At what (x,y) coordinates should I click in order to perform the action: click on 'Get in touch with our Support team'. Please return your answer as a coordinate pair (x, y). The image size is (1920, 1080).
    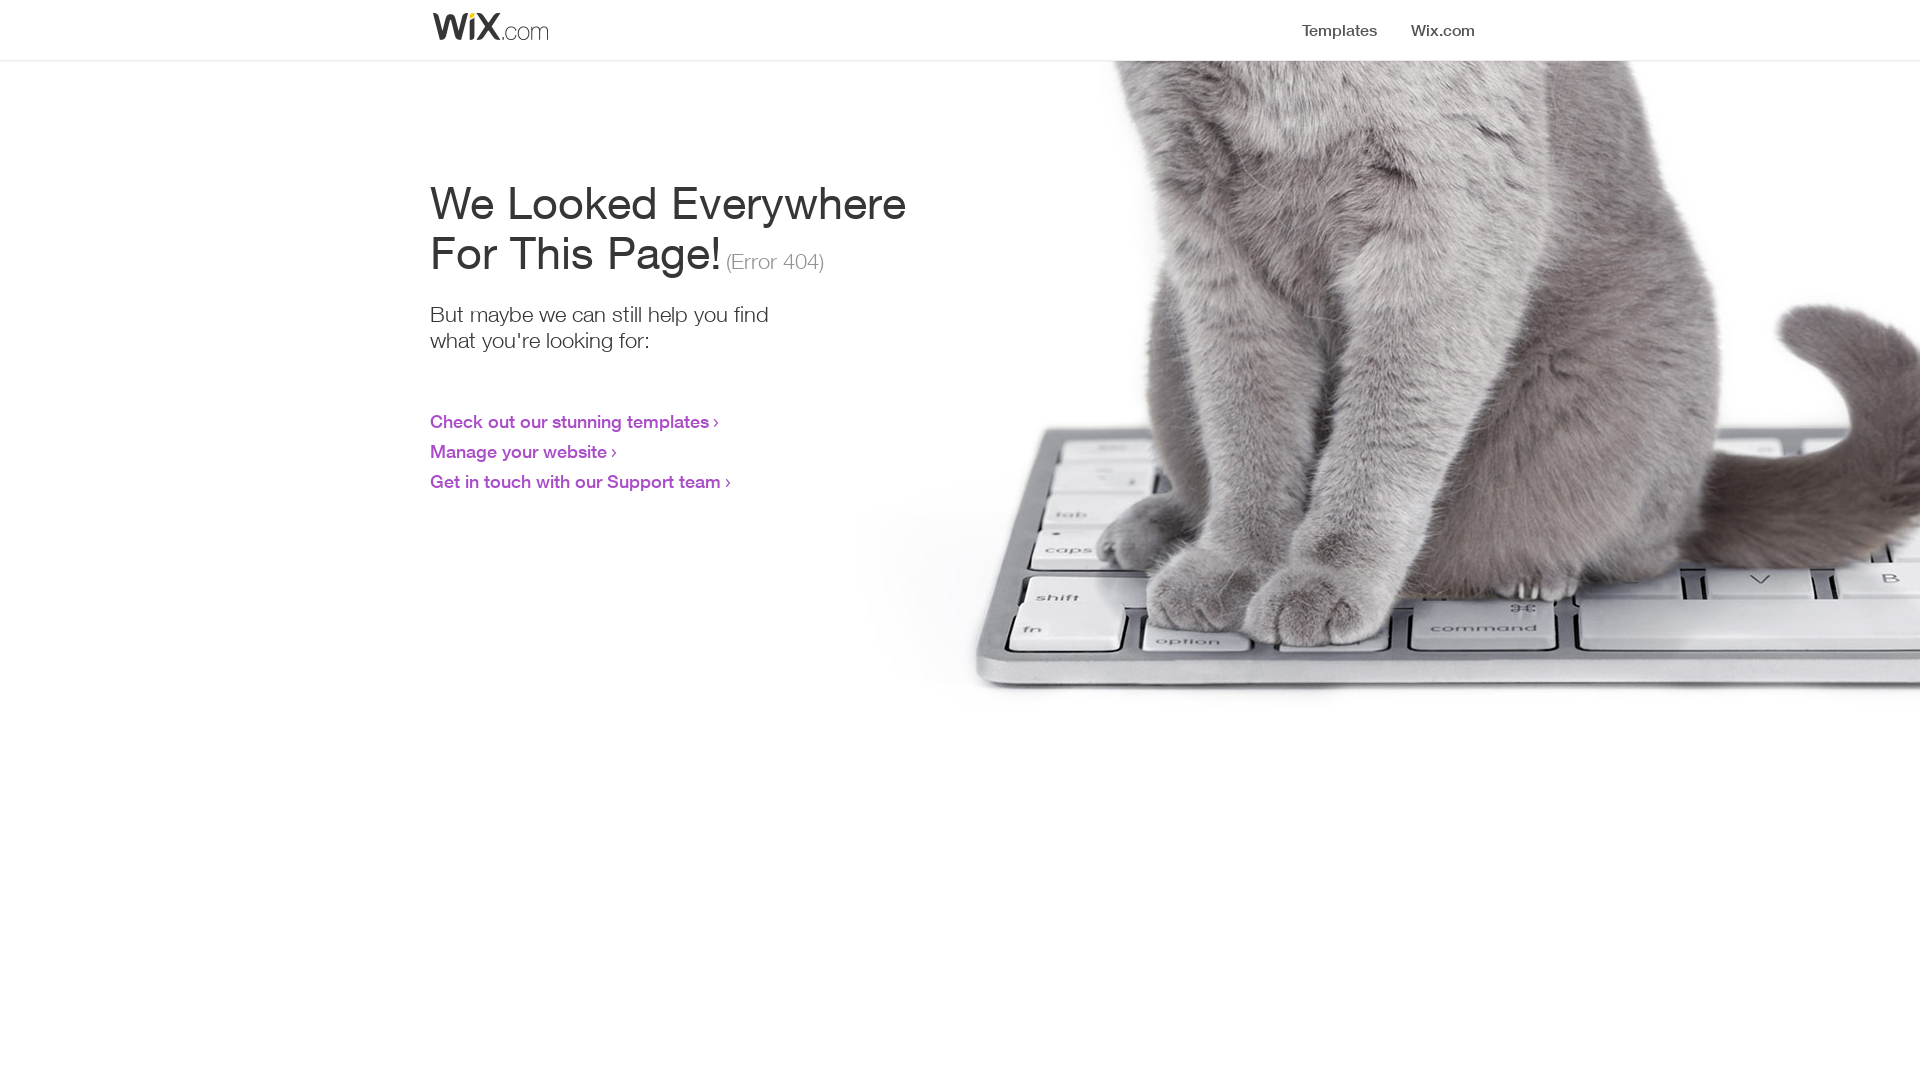
    Looking at the image, I should click on (574, 481).